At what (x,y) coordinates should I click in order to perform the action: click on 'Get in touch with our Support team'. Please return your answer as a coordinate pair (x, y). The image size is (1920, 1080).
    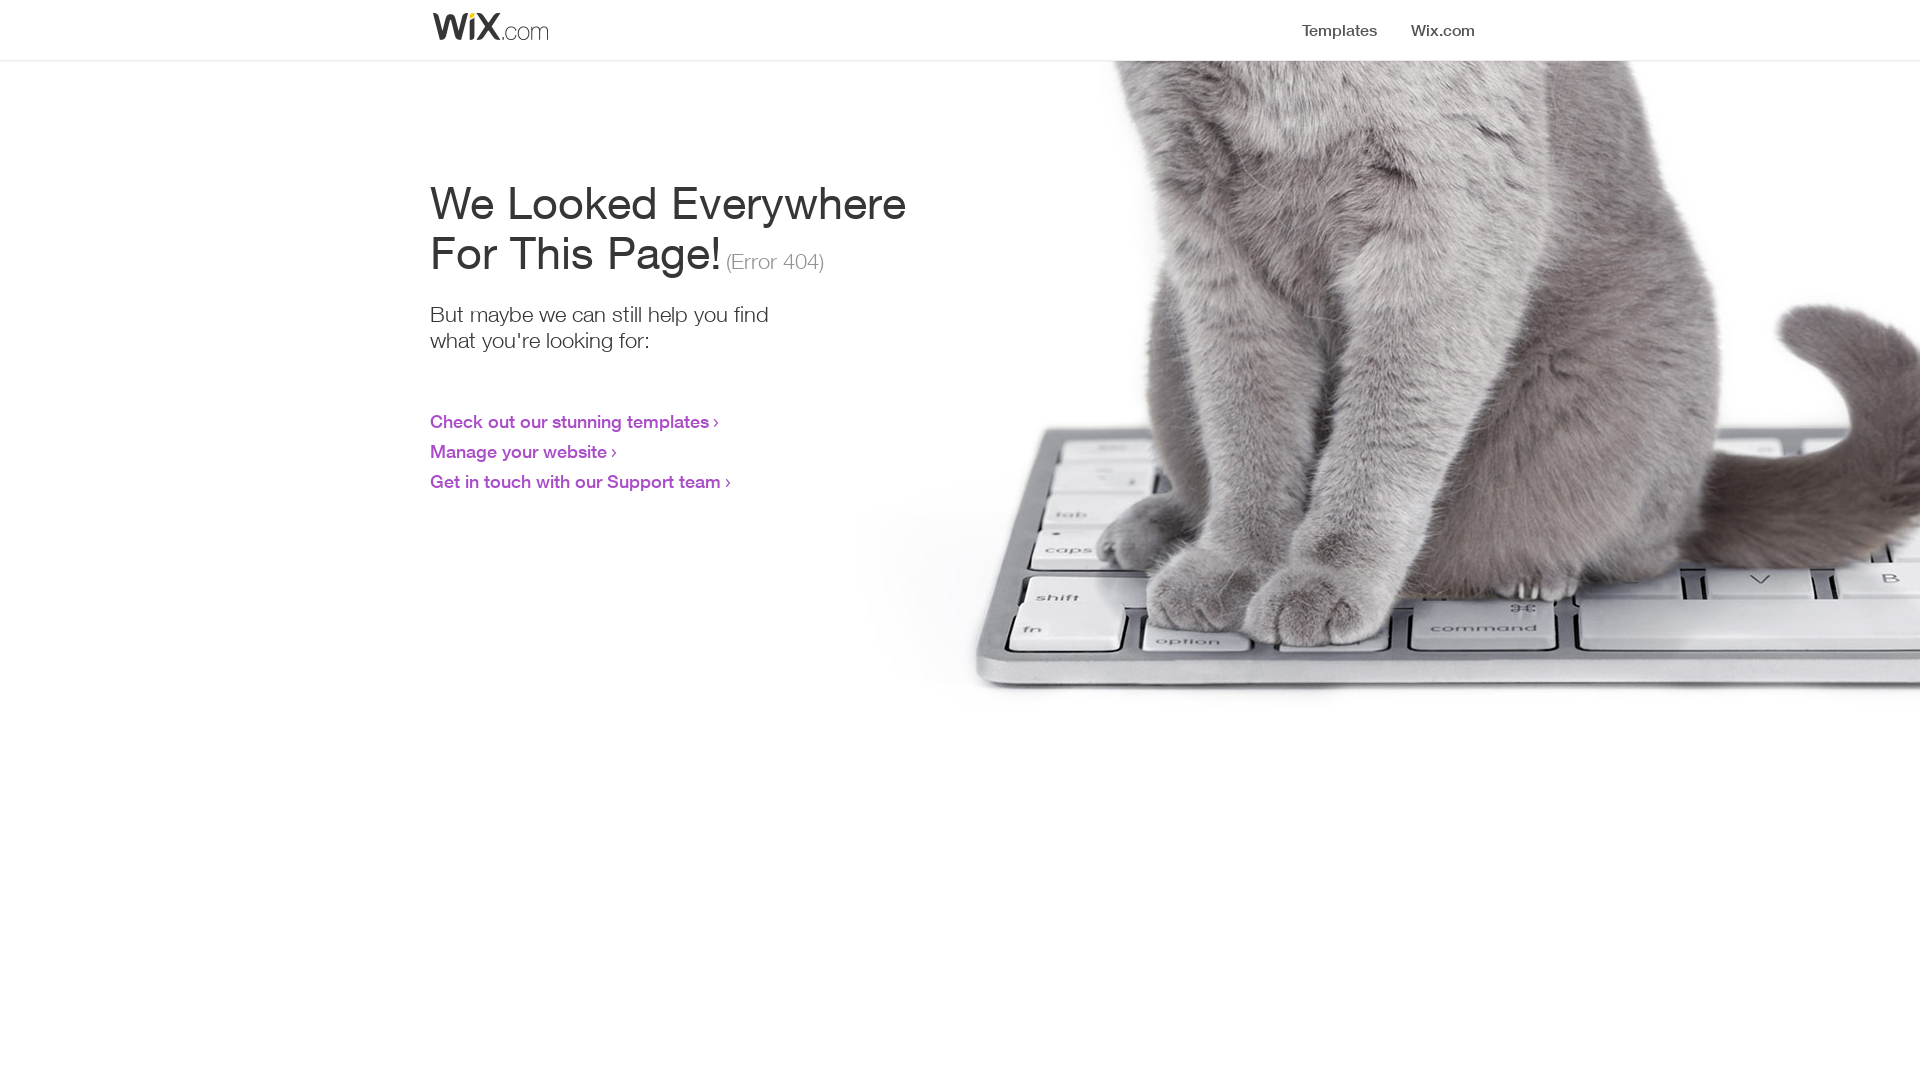
    Looking at the image, I should click on (574, 481).